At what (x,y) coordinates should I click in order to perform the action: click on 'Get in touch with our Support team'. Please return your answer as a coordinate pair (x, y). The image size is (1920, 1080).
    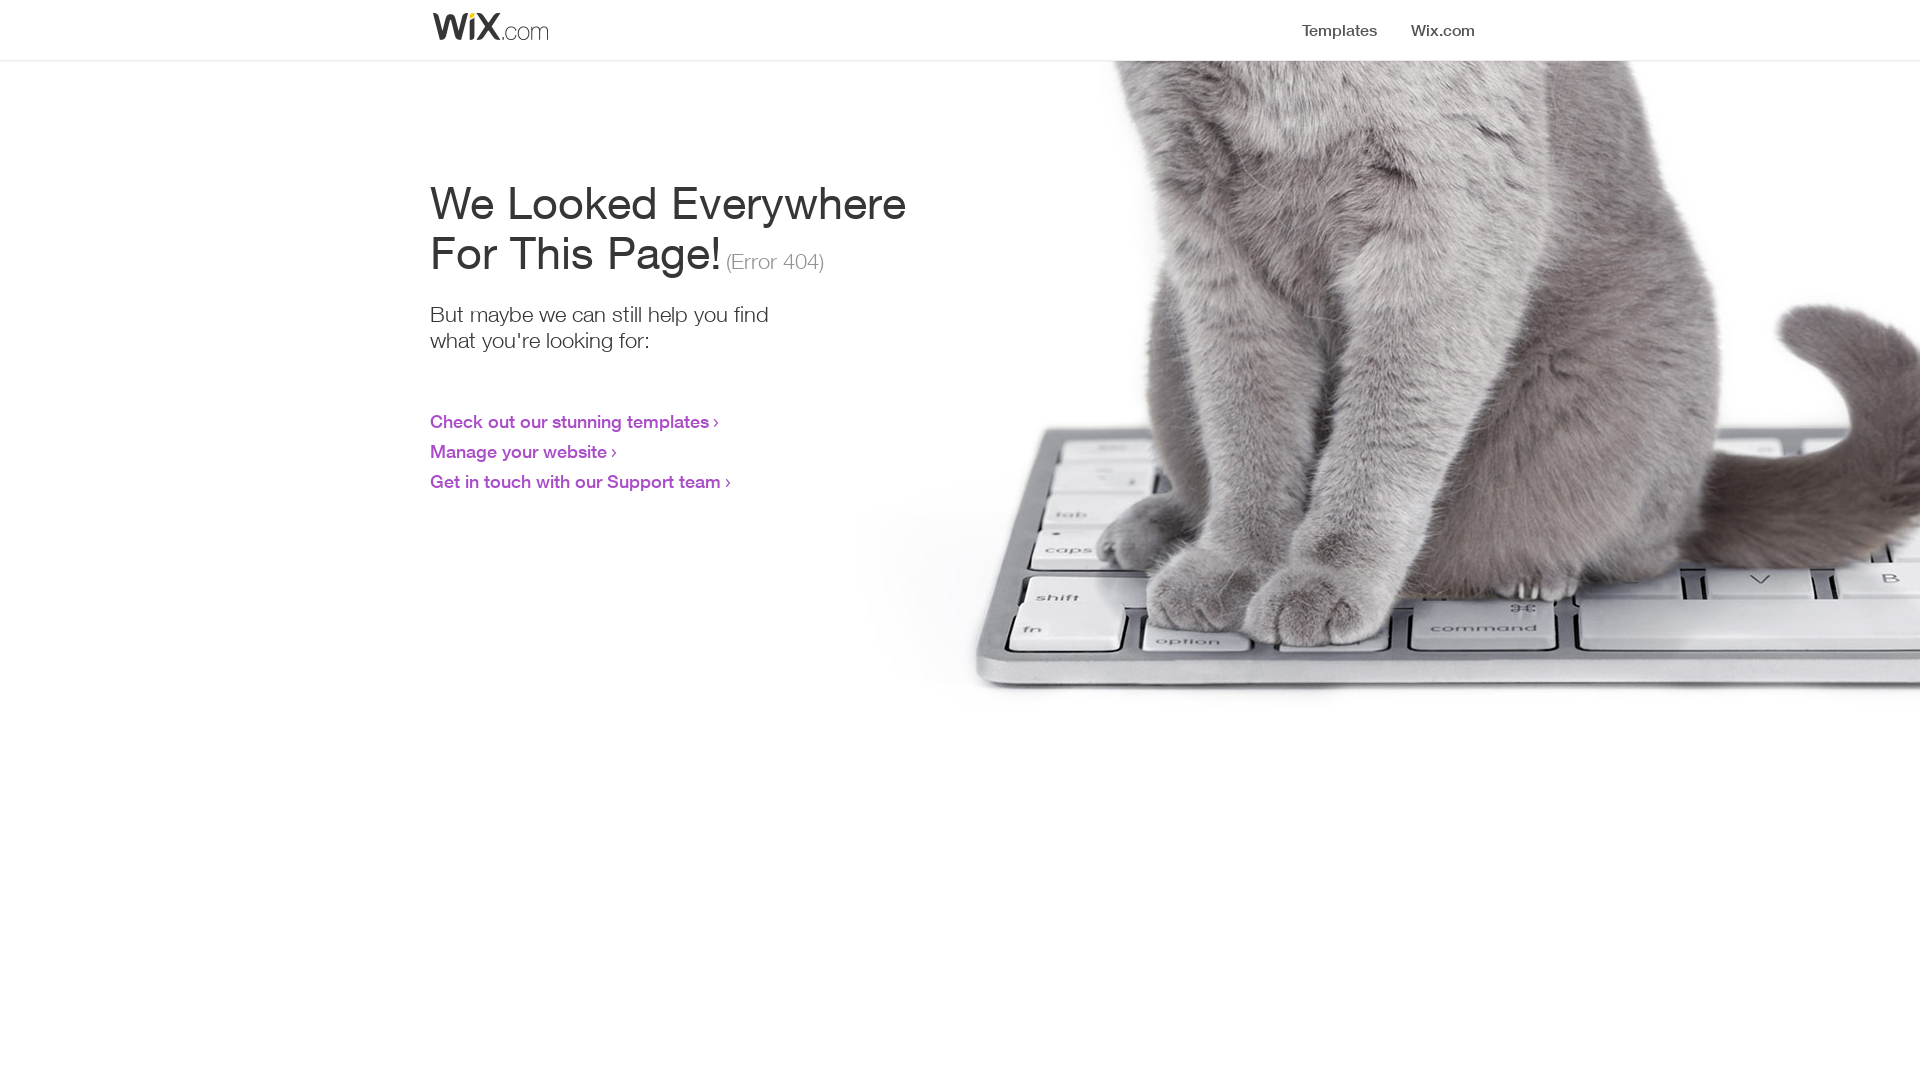
    Looking at the image, I should click on (574, 481).